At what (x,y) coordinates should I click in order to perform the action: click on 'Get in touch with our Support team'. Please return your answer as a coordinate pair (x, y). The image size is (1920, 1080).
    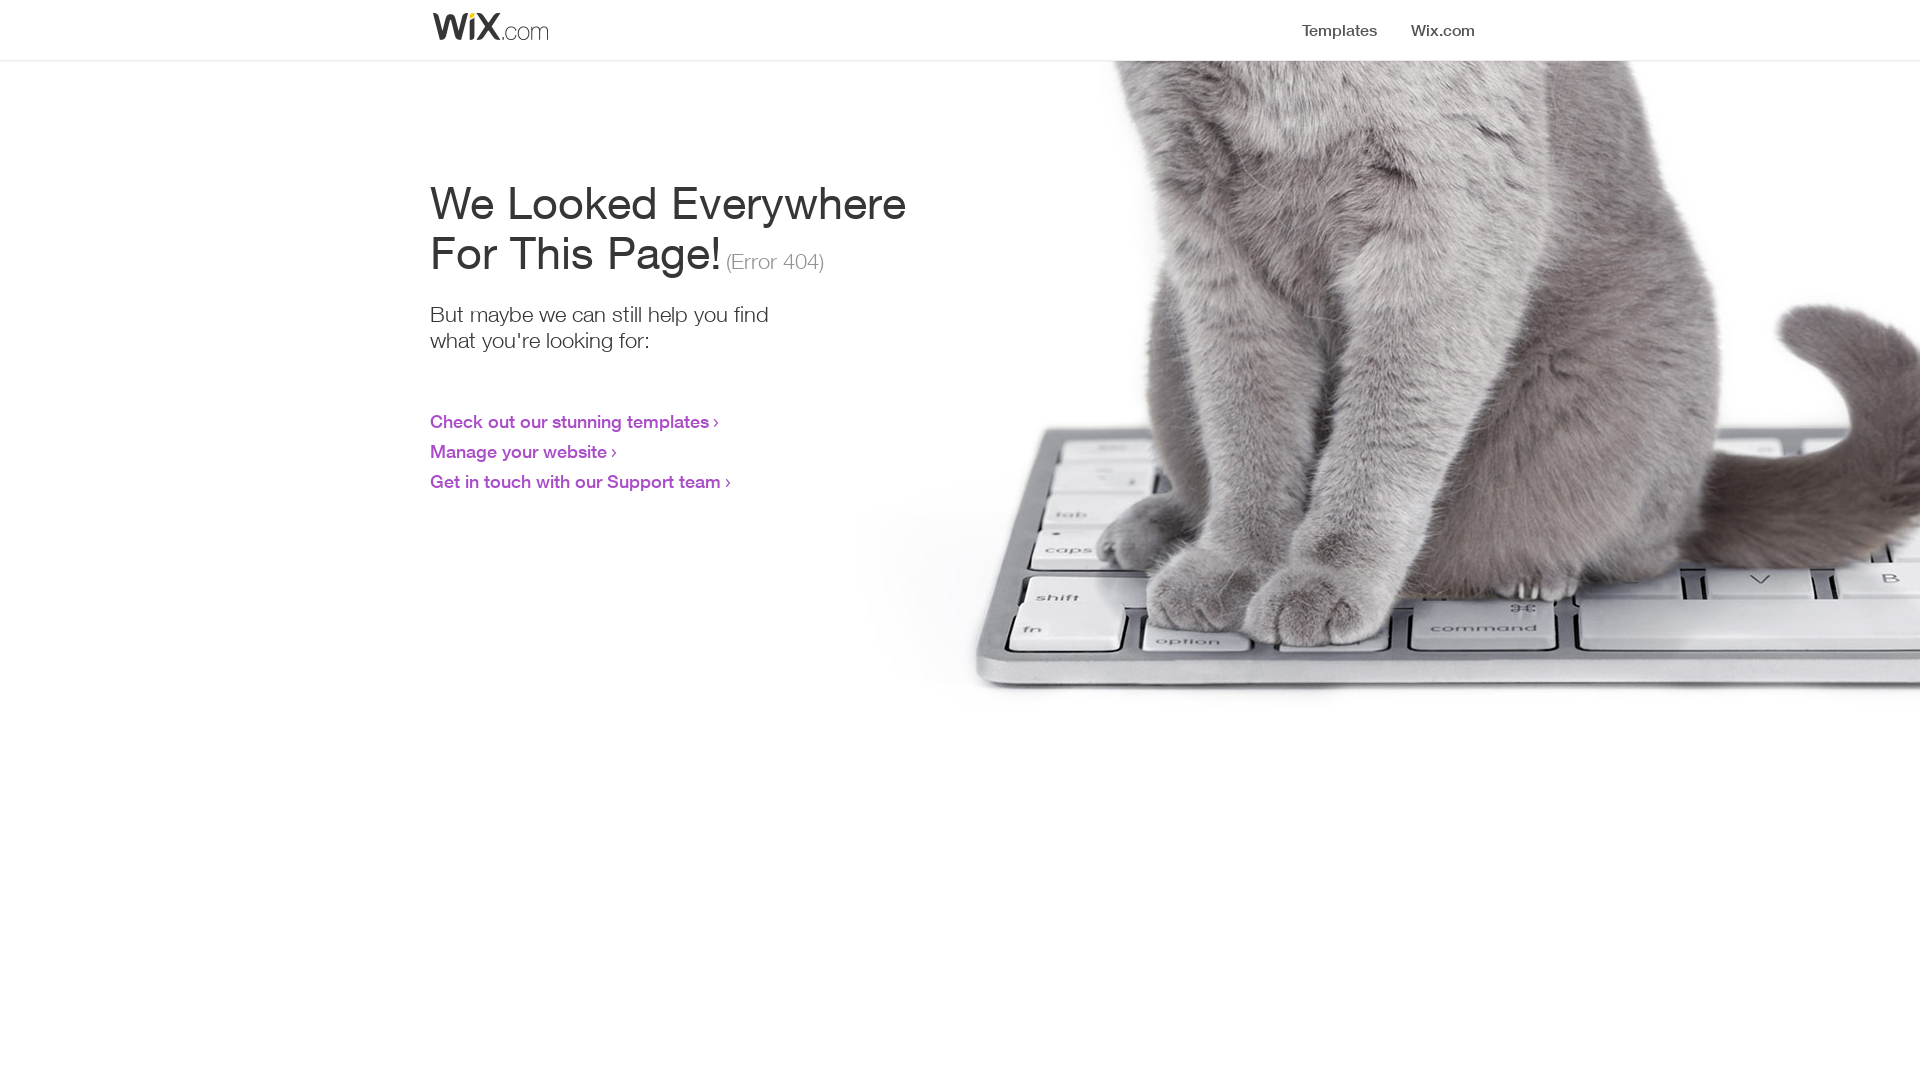
    Looking at the image, I should click on (574, 481).